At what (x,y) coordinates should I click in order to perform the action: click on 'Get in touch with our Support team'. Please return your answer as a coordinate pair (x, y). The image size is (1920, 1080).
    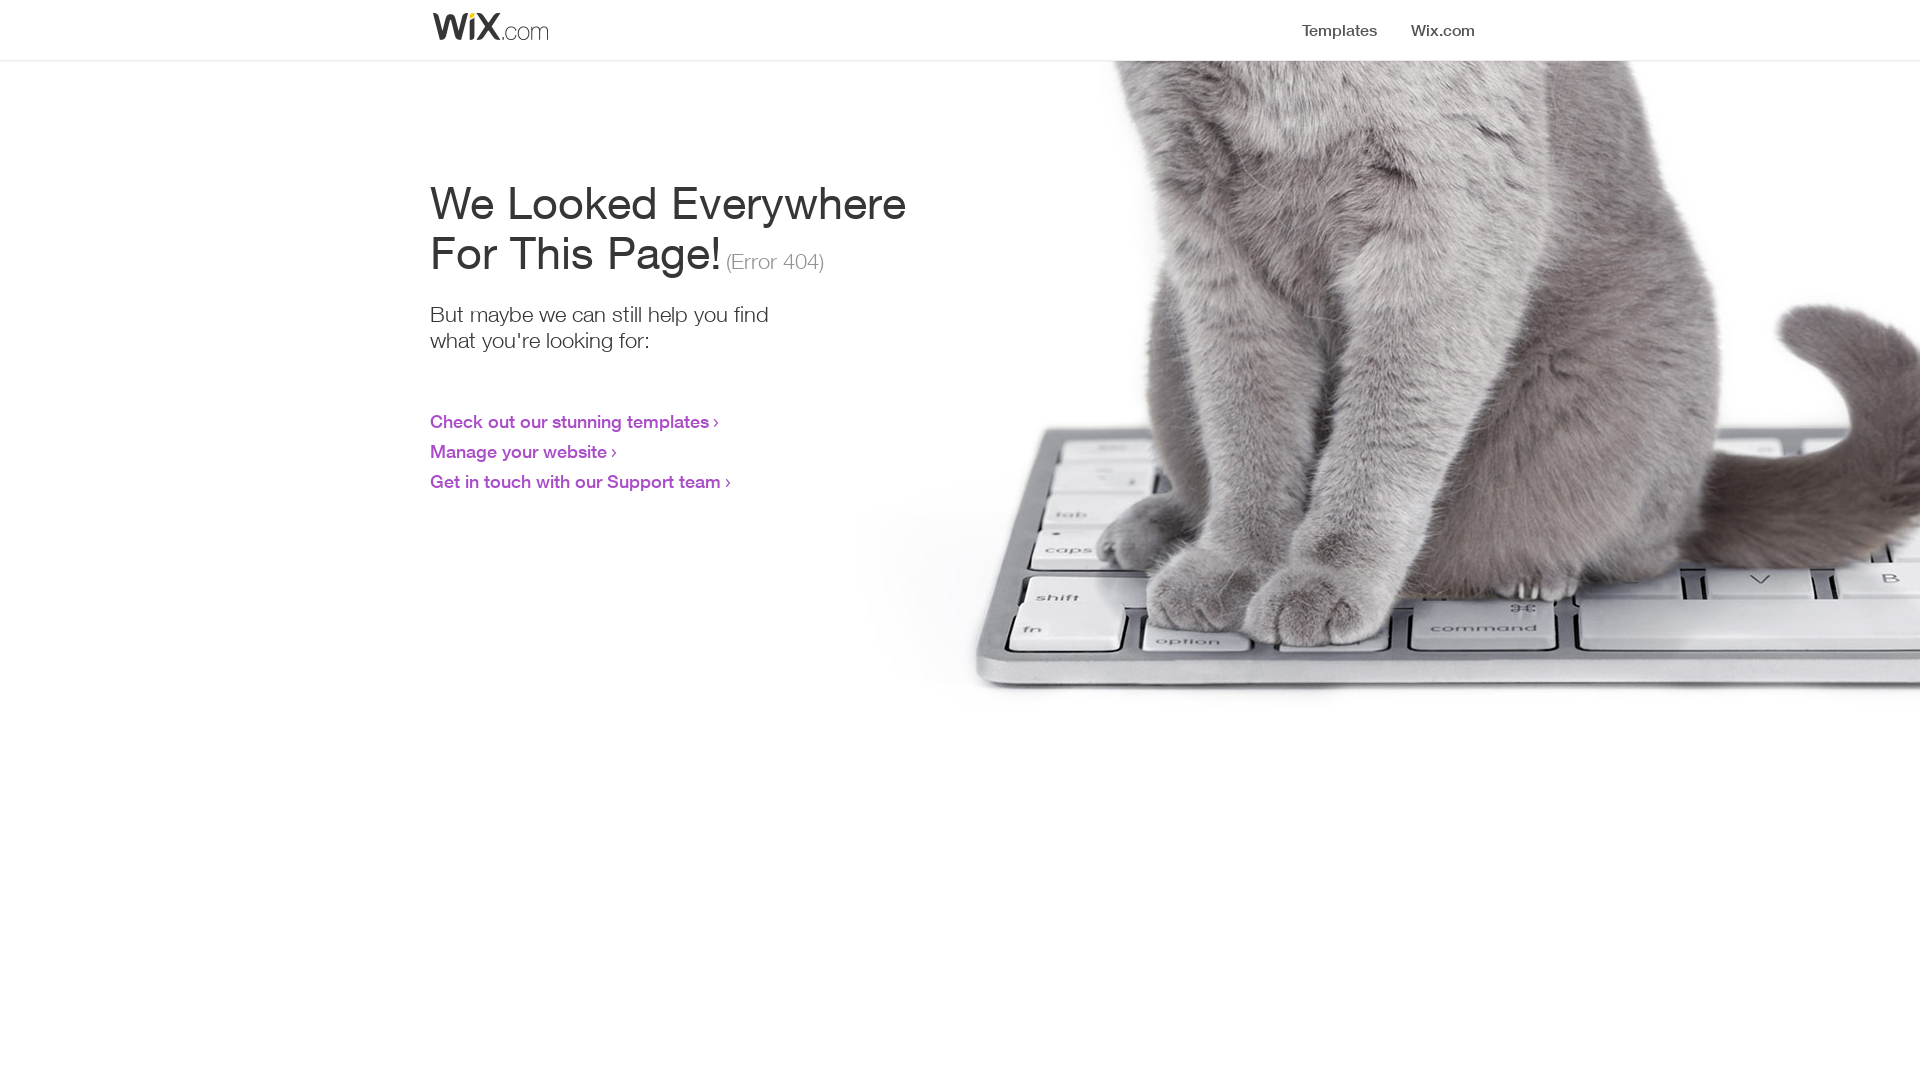
    Looking at the image, I should click on (574, 481).